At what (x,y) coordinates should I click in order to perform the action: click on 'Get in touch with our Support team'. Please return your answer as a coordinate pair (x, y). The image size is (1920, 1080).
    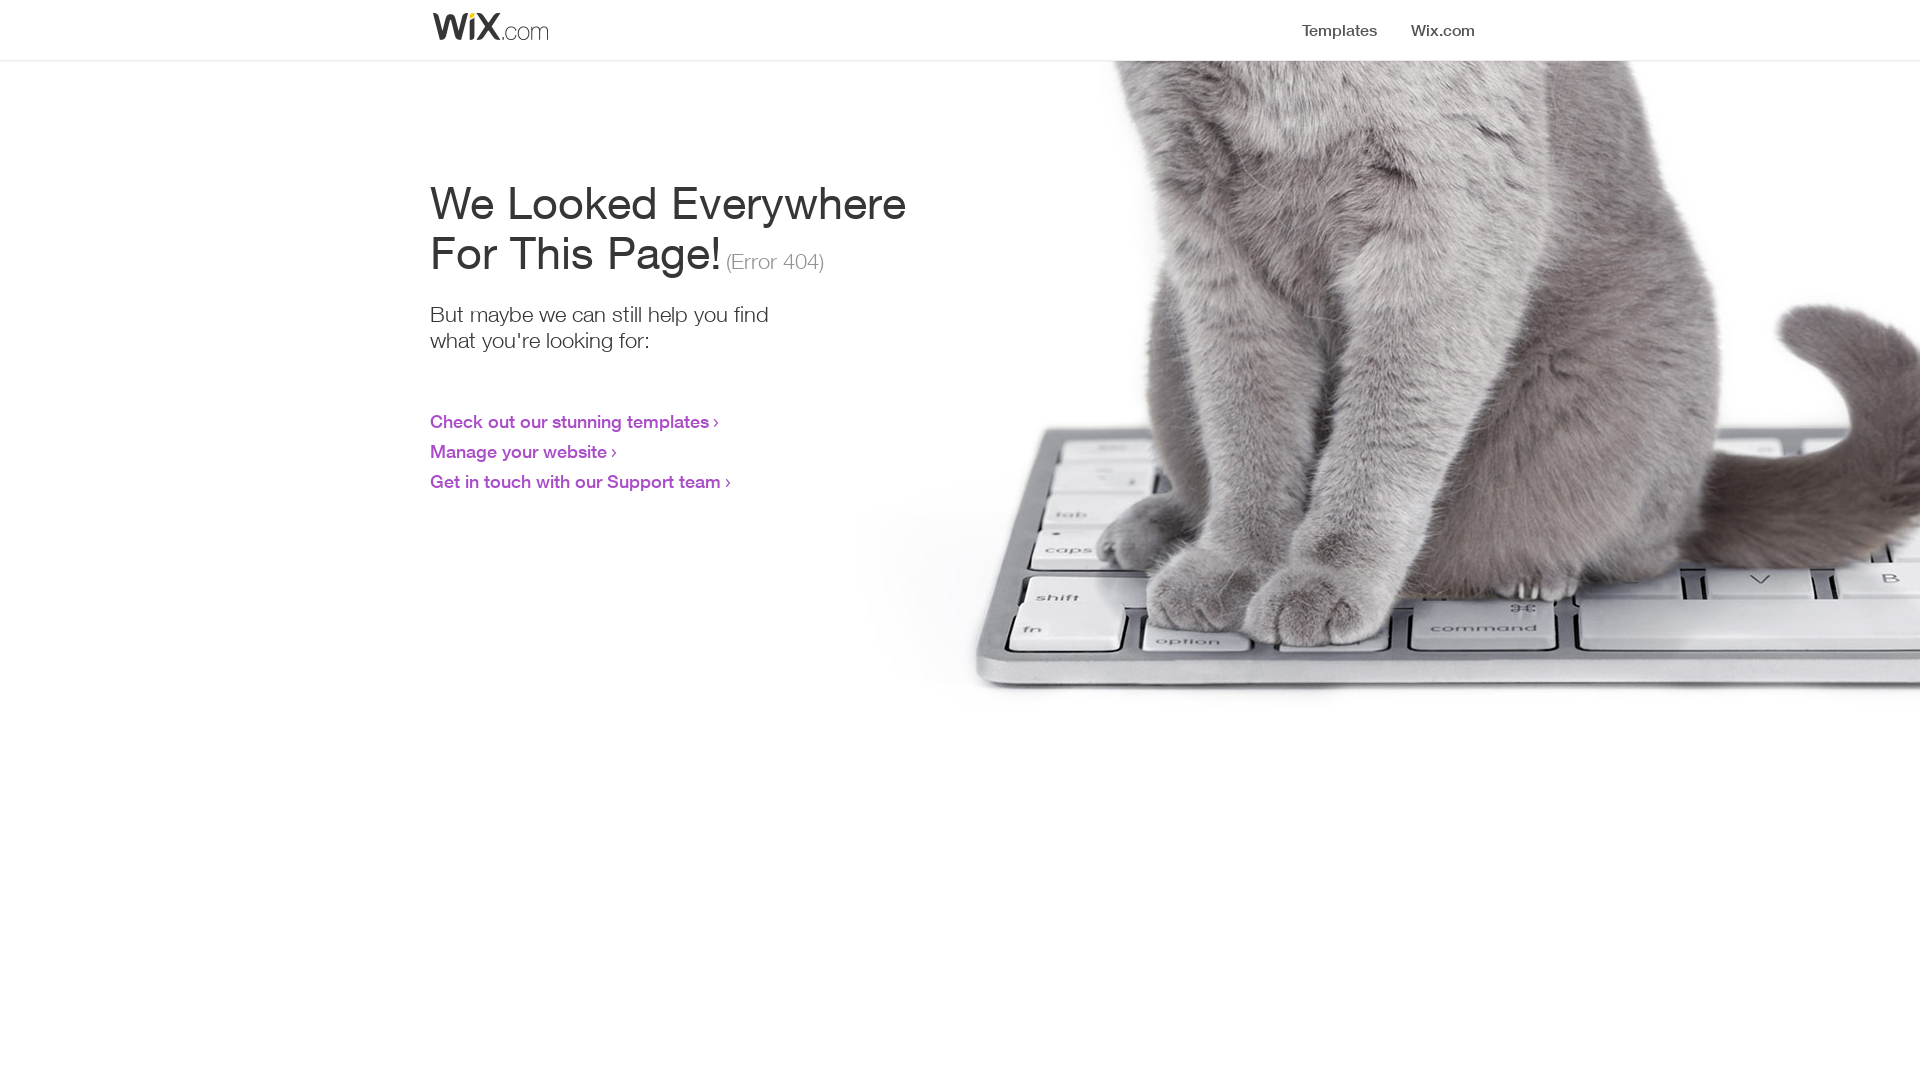
    Looking at the image, I should click on (574, 481).